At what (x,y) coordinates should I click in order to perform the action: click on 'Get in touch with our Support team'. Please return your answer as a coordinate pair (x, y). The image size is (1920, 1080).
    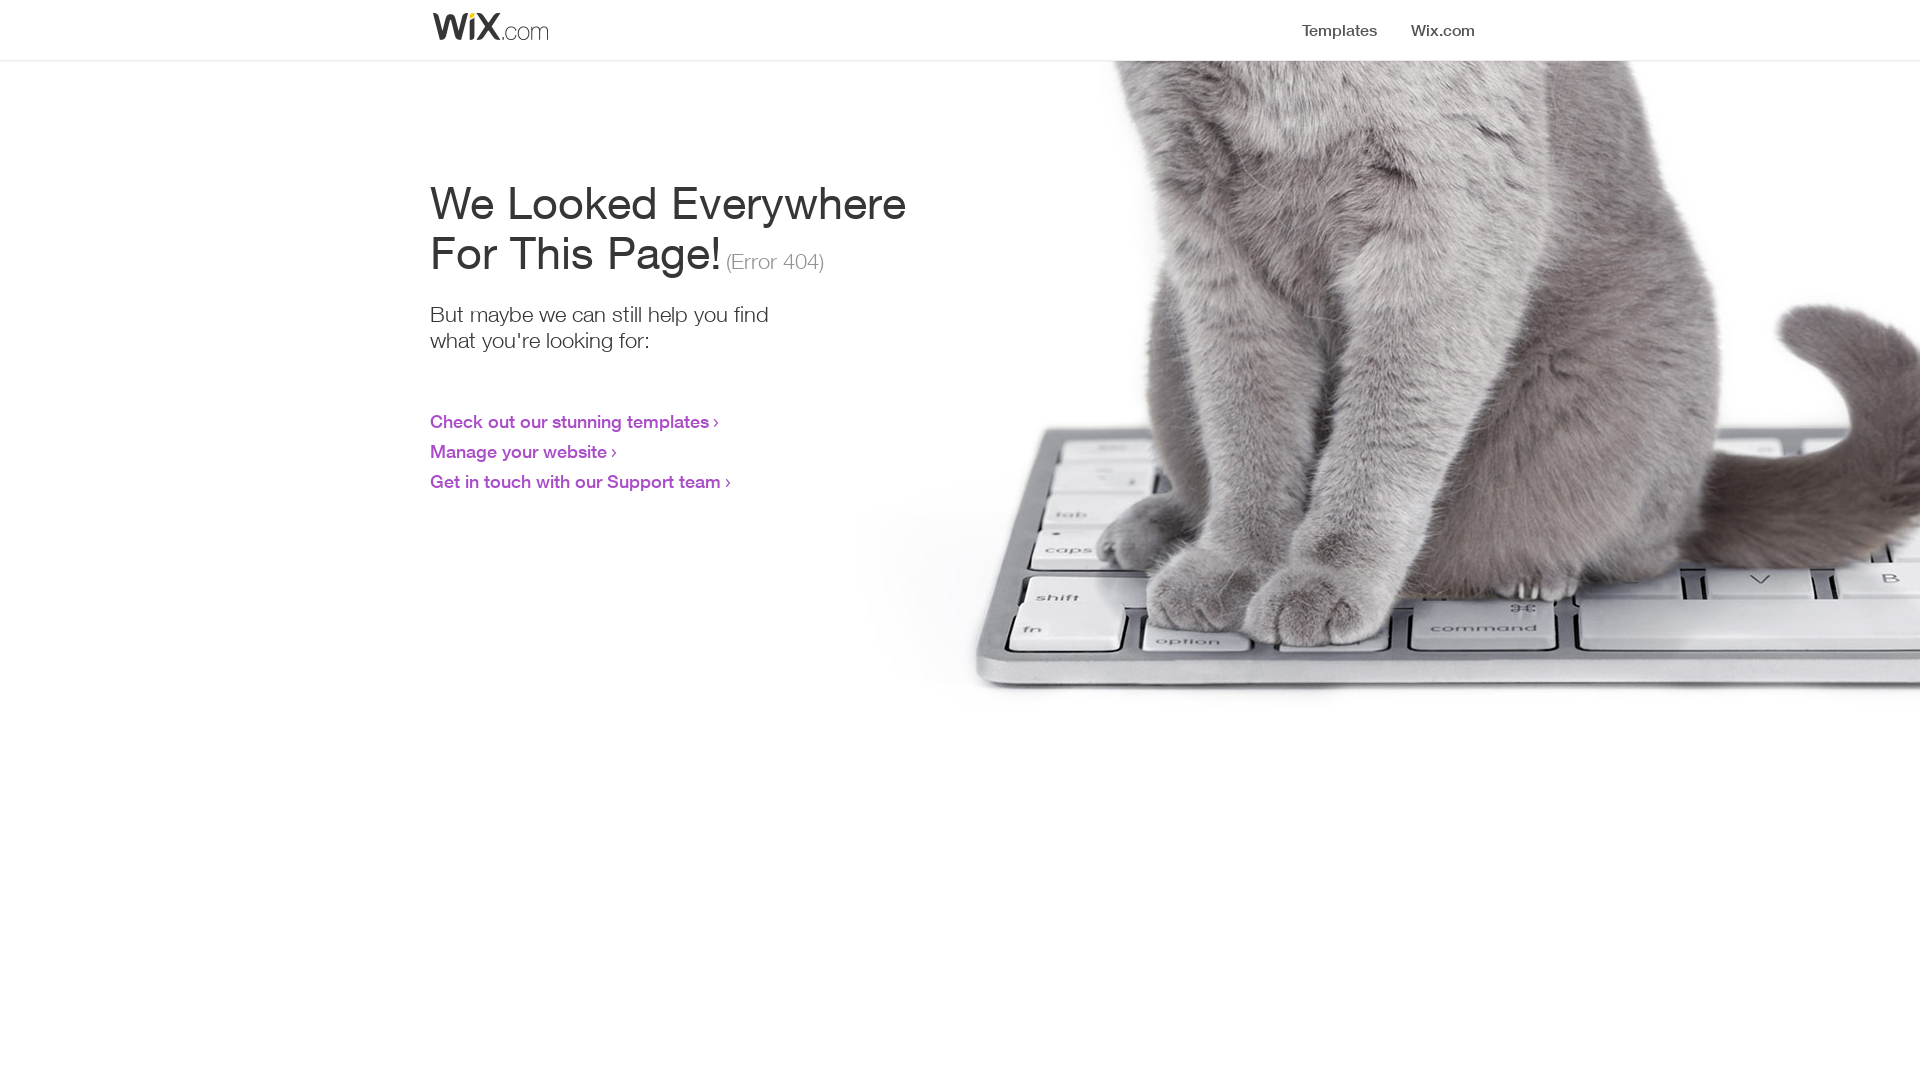
    Looking at the image, I should click on (574, 481).